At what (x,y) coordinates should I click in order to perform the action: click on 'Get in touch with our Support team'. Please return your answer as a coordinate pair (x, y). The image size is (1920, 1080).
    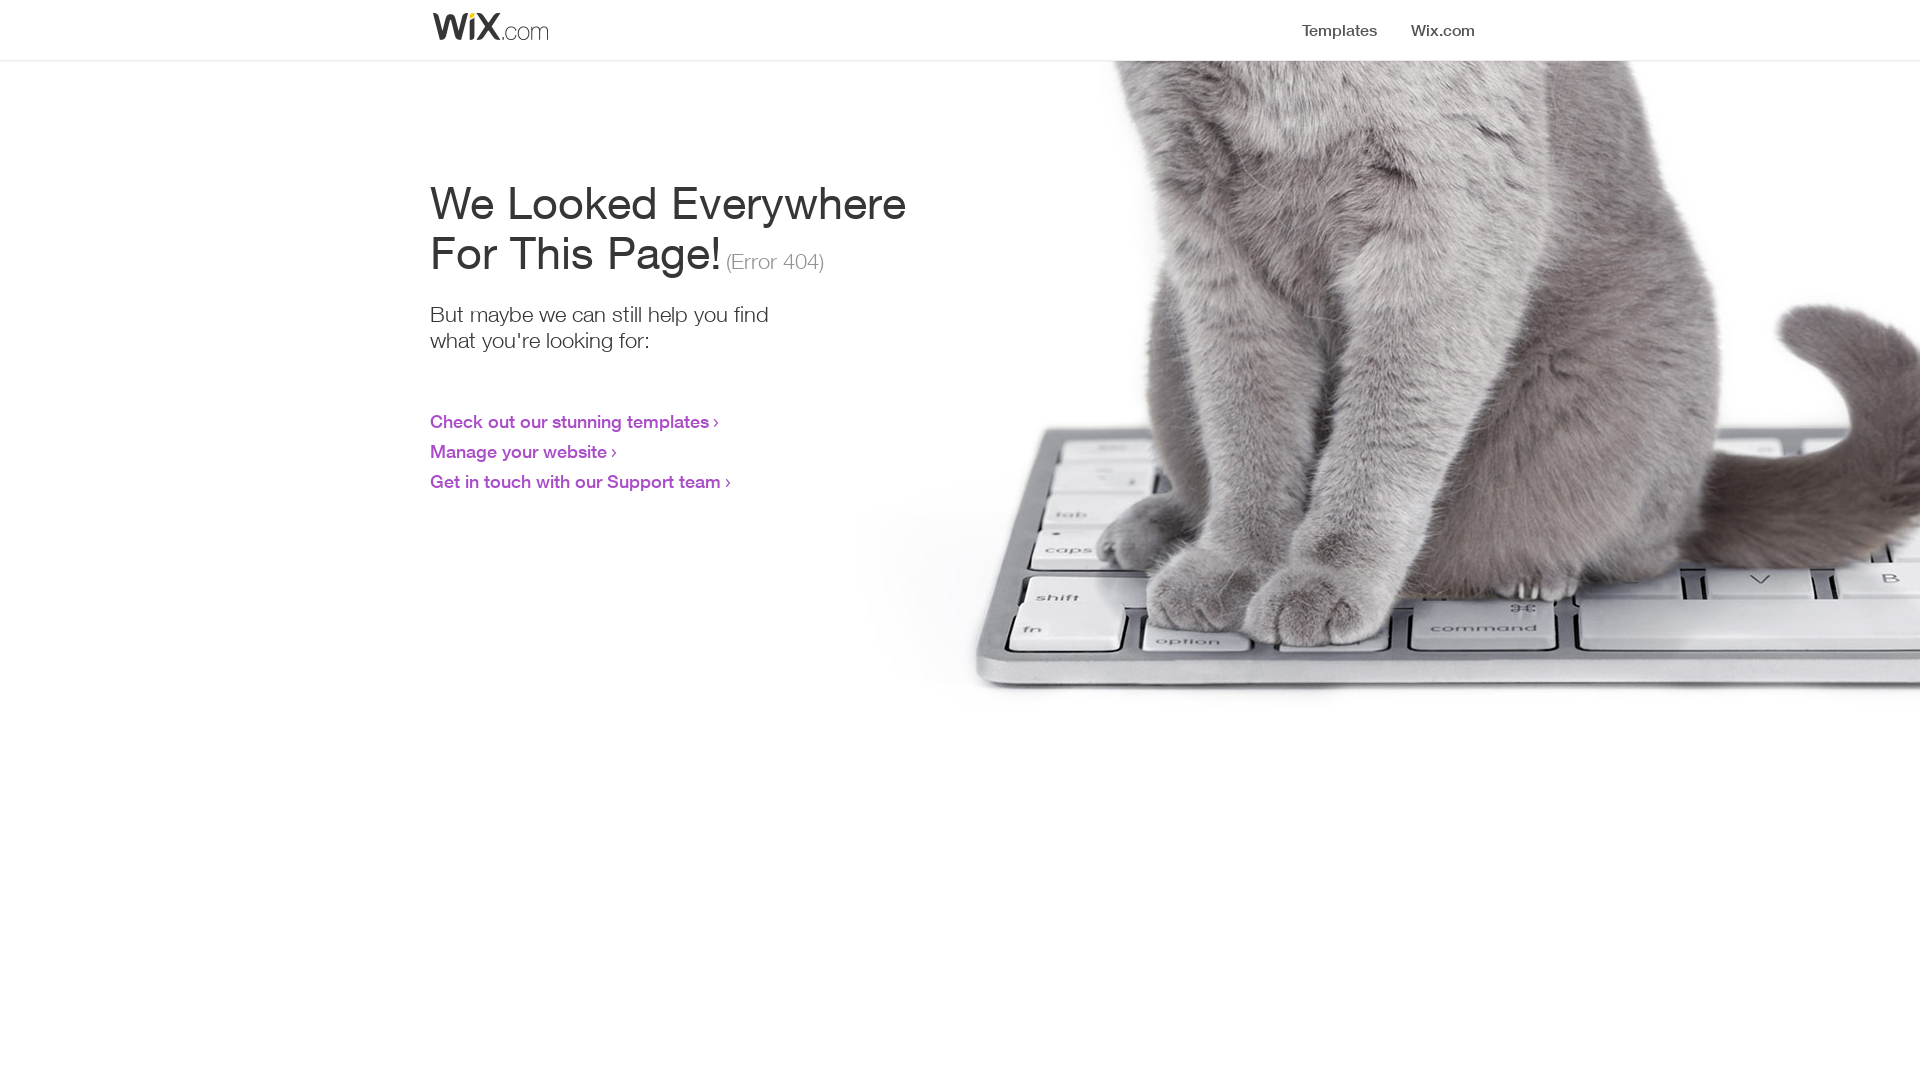
    Looking at the image, I should click on (574, 481).